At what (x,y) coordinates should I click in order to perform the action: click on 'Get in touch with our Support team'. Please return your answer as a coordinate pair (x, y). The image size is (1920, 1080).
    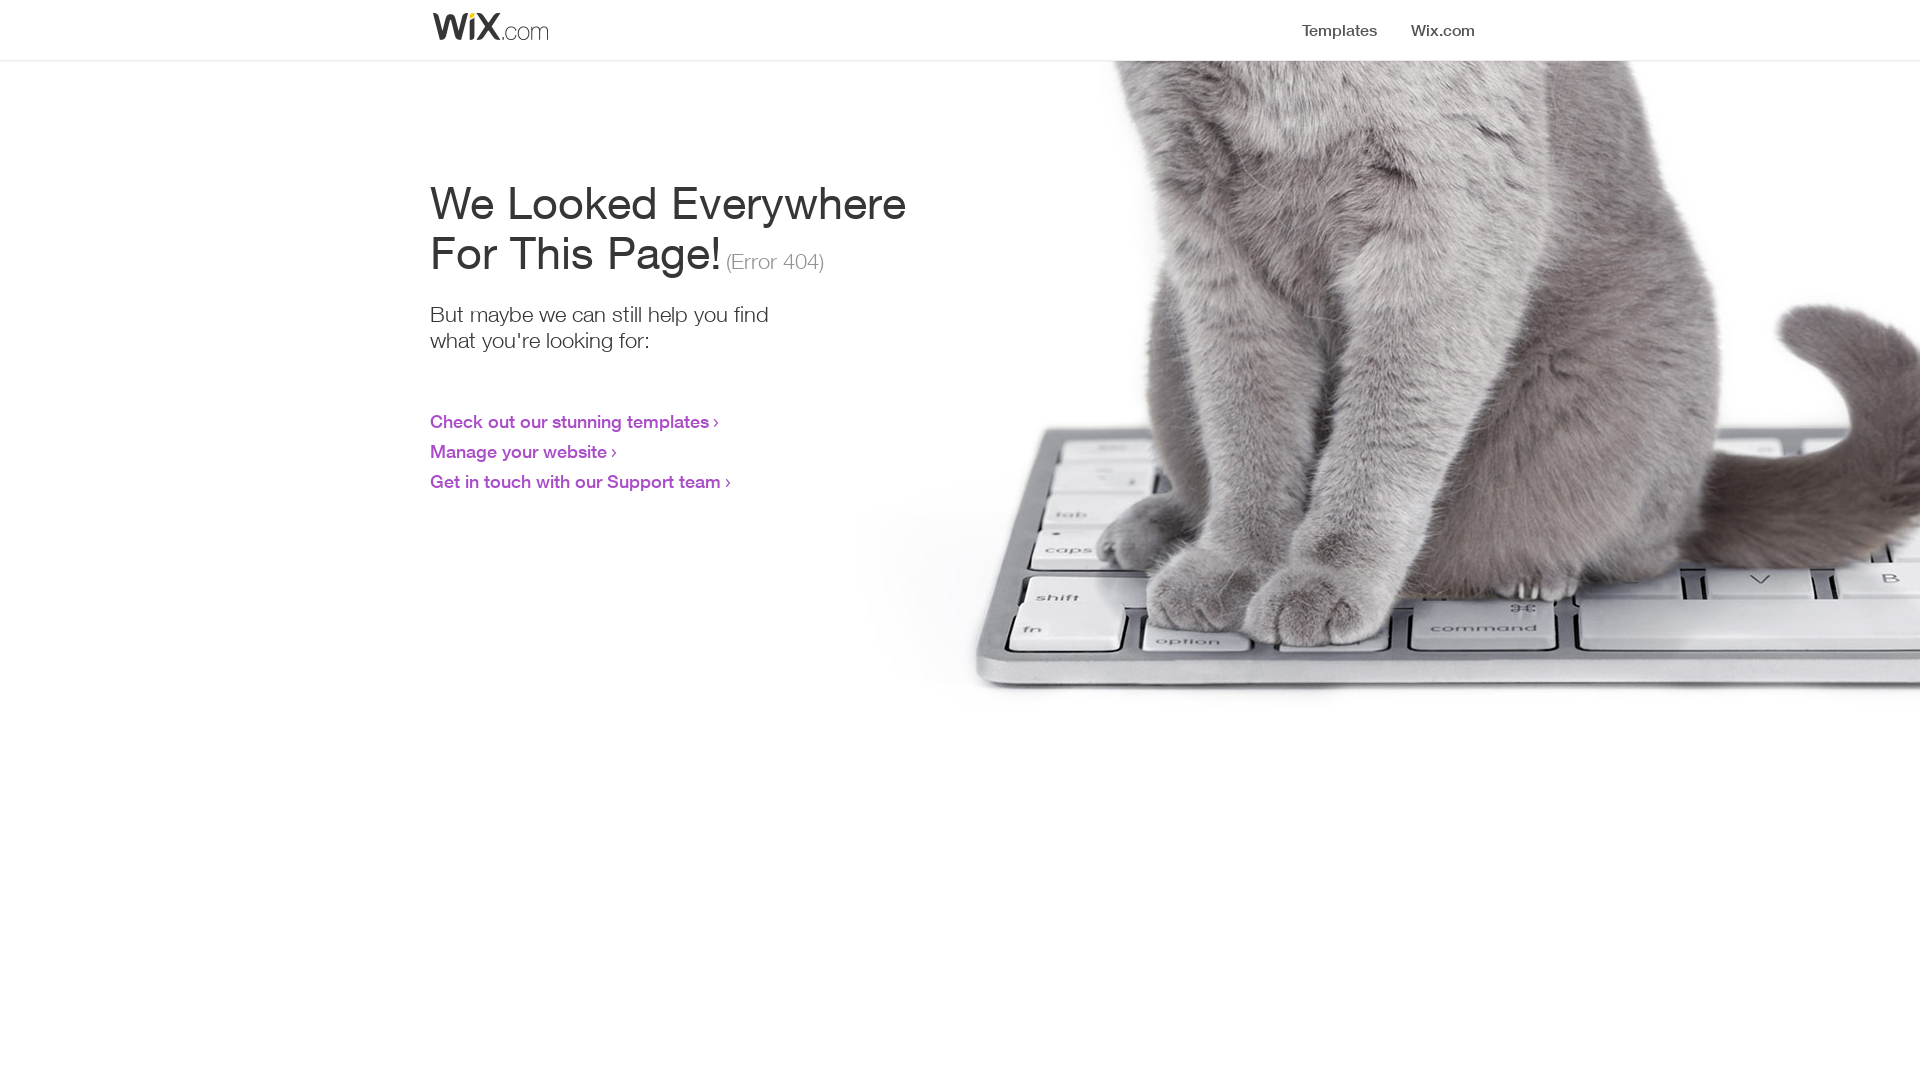
    Looking at the image, I should click on (574, 481).